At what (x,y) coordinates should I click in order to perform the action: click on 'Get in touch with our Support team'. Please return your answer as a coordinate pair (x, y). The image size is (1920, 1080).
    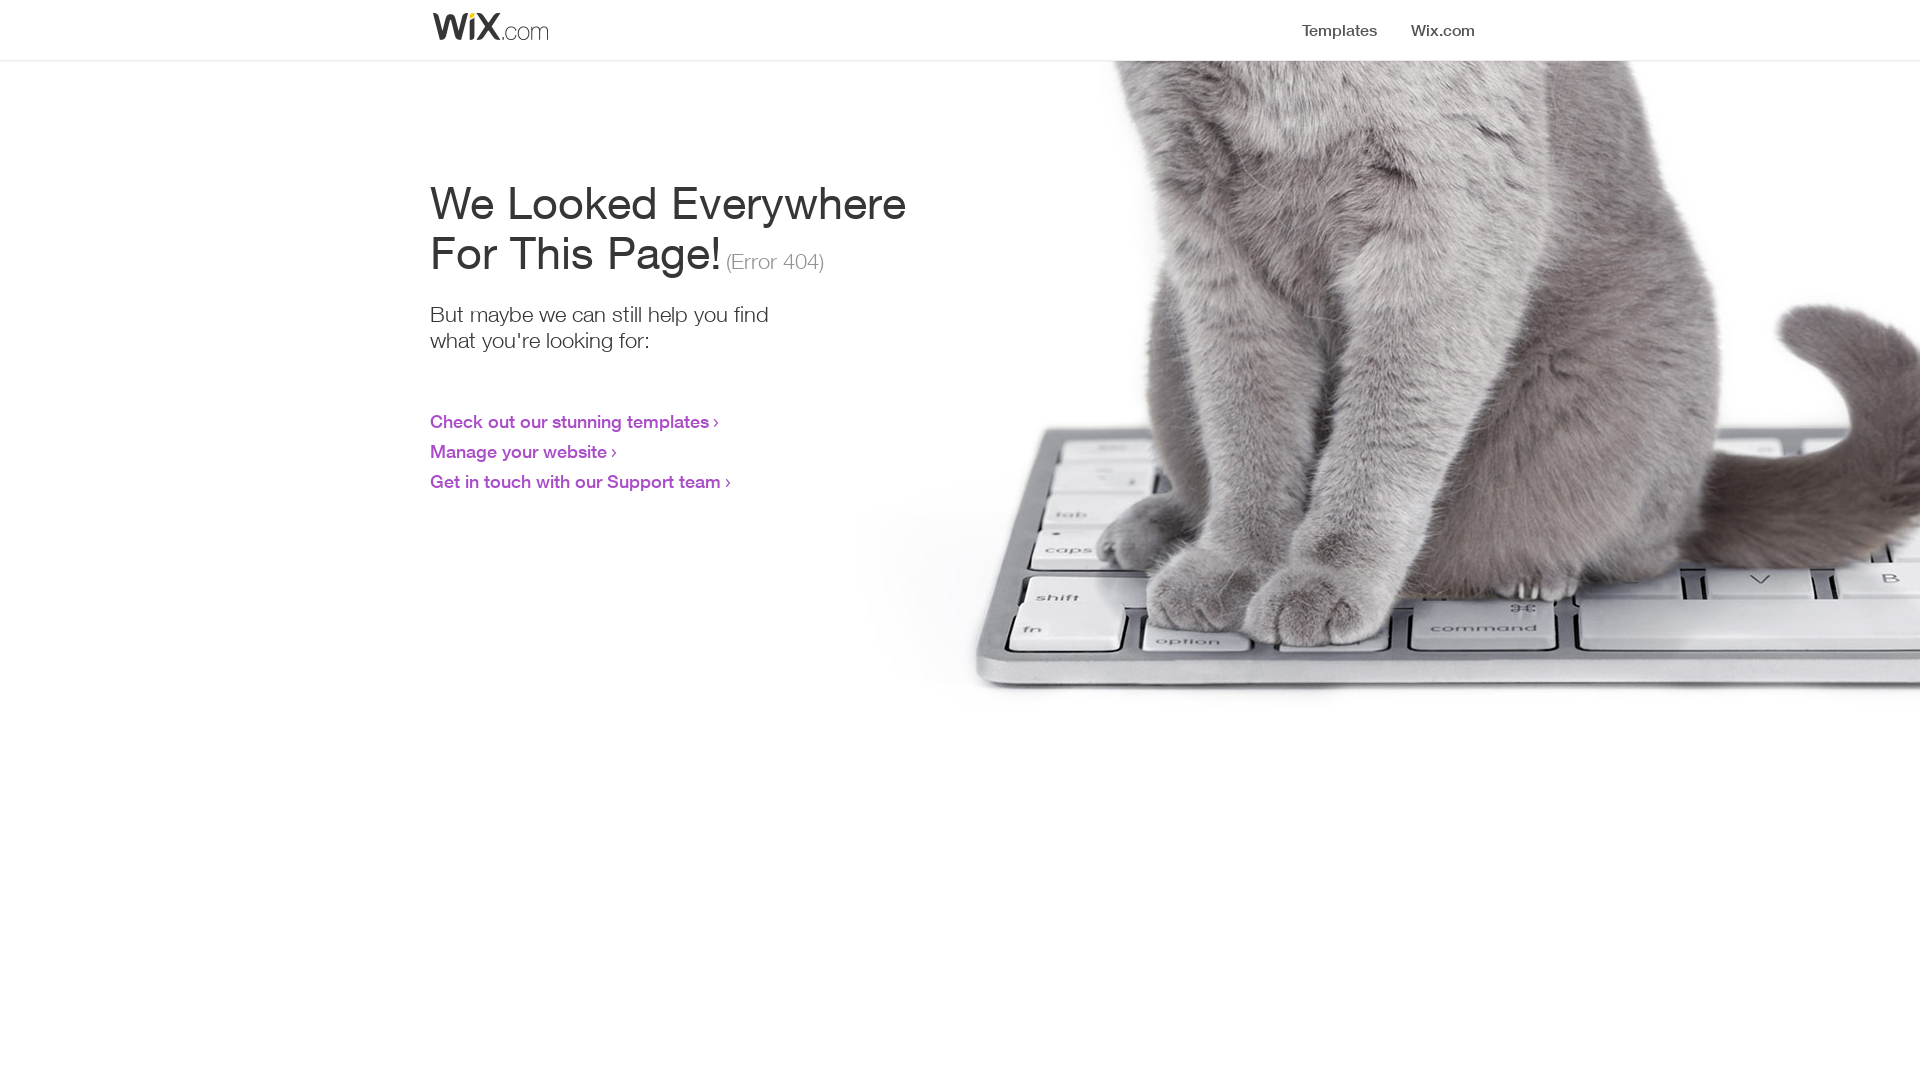
    Looking at the image, I should click on (574, 481).